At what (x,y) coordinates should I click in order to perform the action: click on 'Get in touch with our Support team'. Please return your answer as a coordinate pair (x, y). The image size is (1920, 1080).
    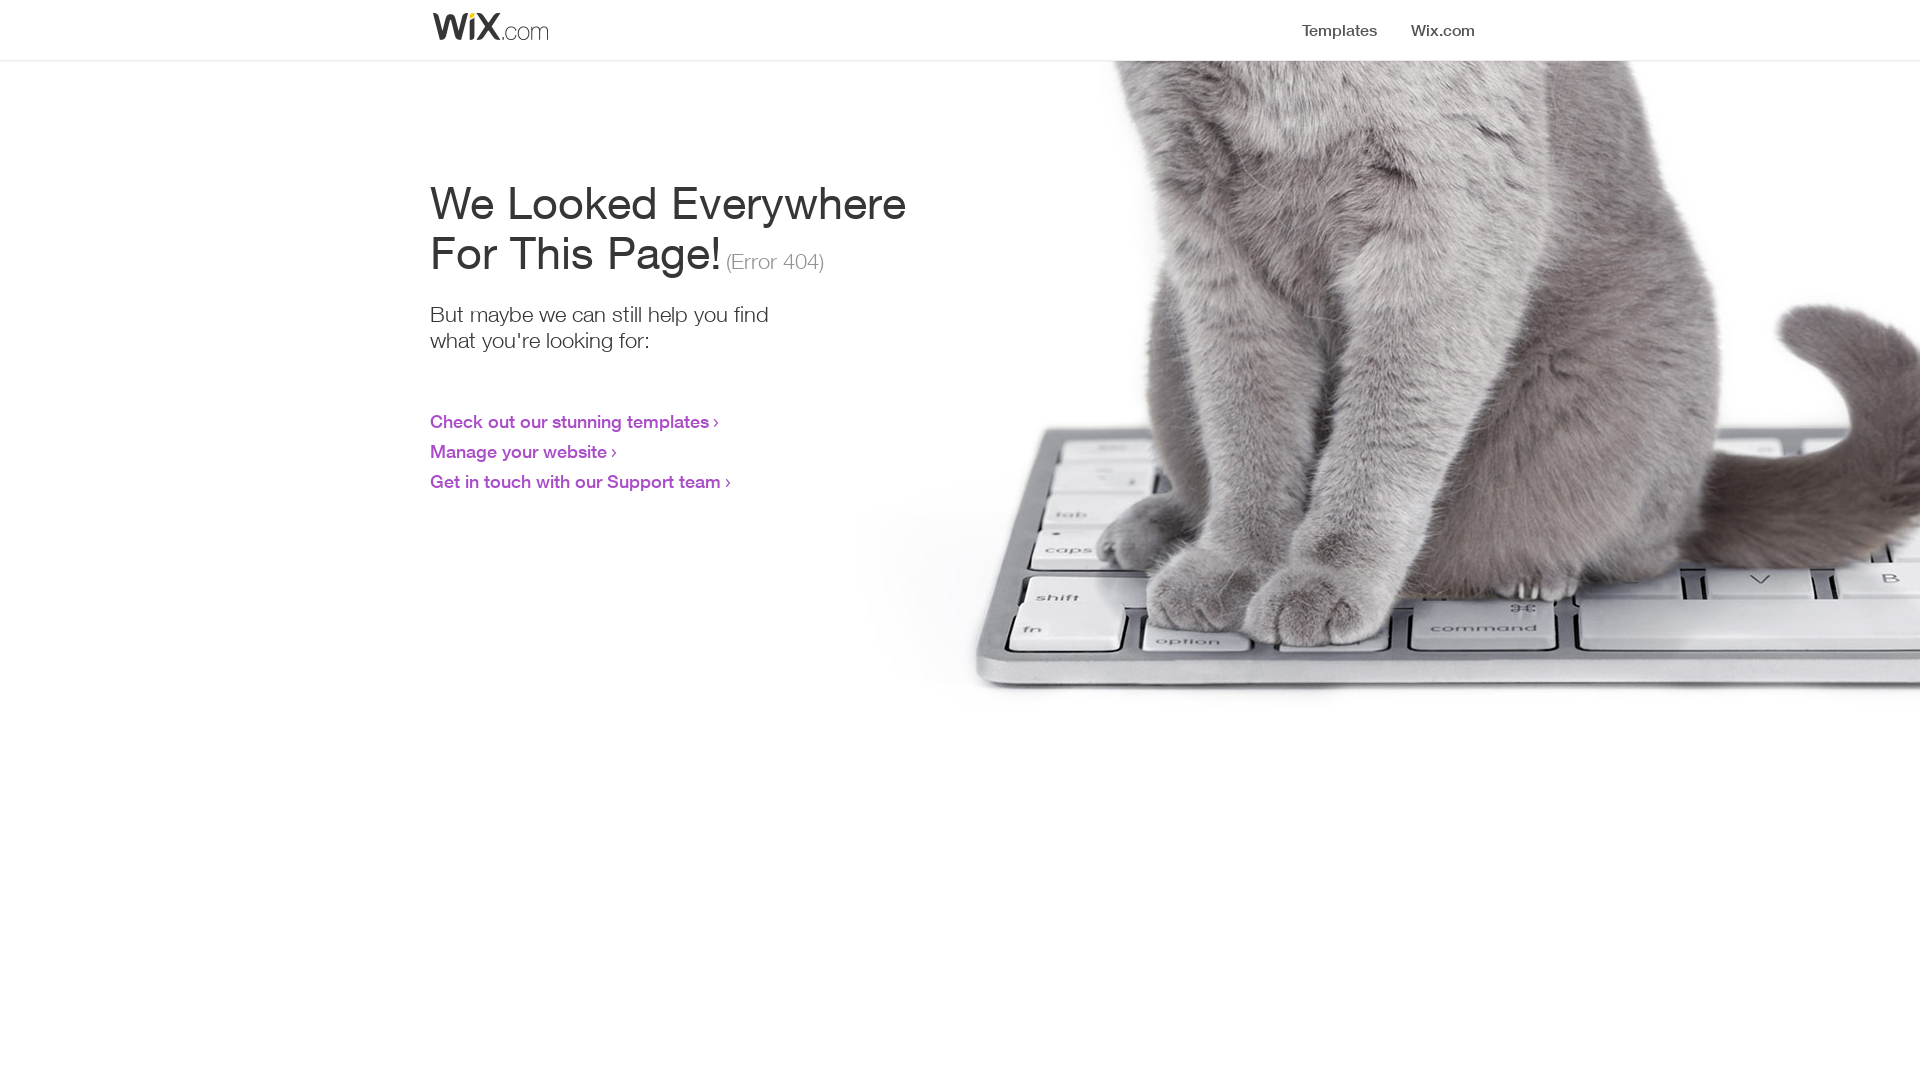
    Looking at the image, I should click on (574, 481).